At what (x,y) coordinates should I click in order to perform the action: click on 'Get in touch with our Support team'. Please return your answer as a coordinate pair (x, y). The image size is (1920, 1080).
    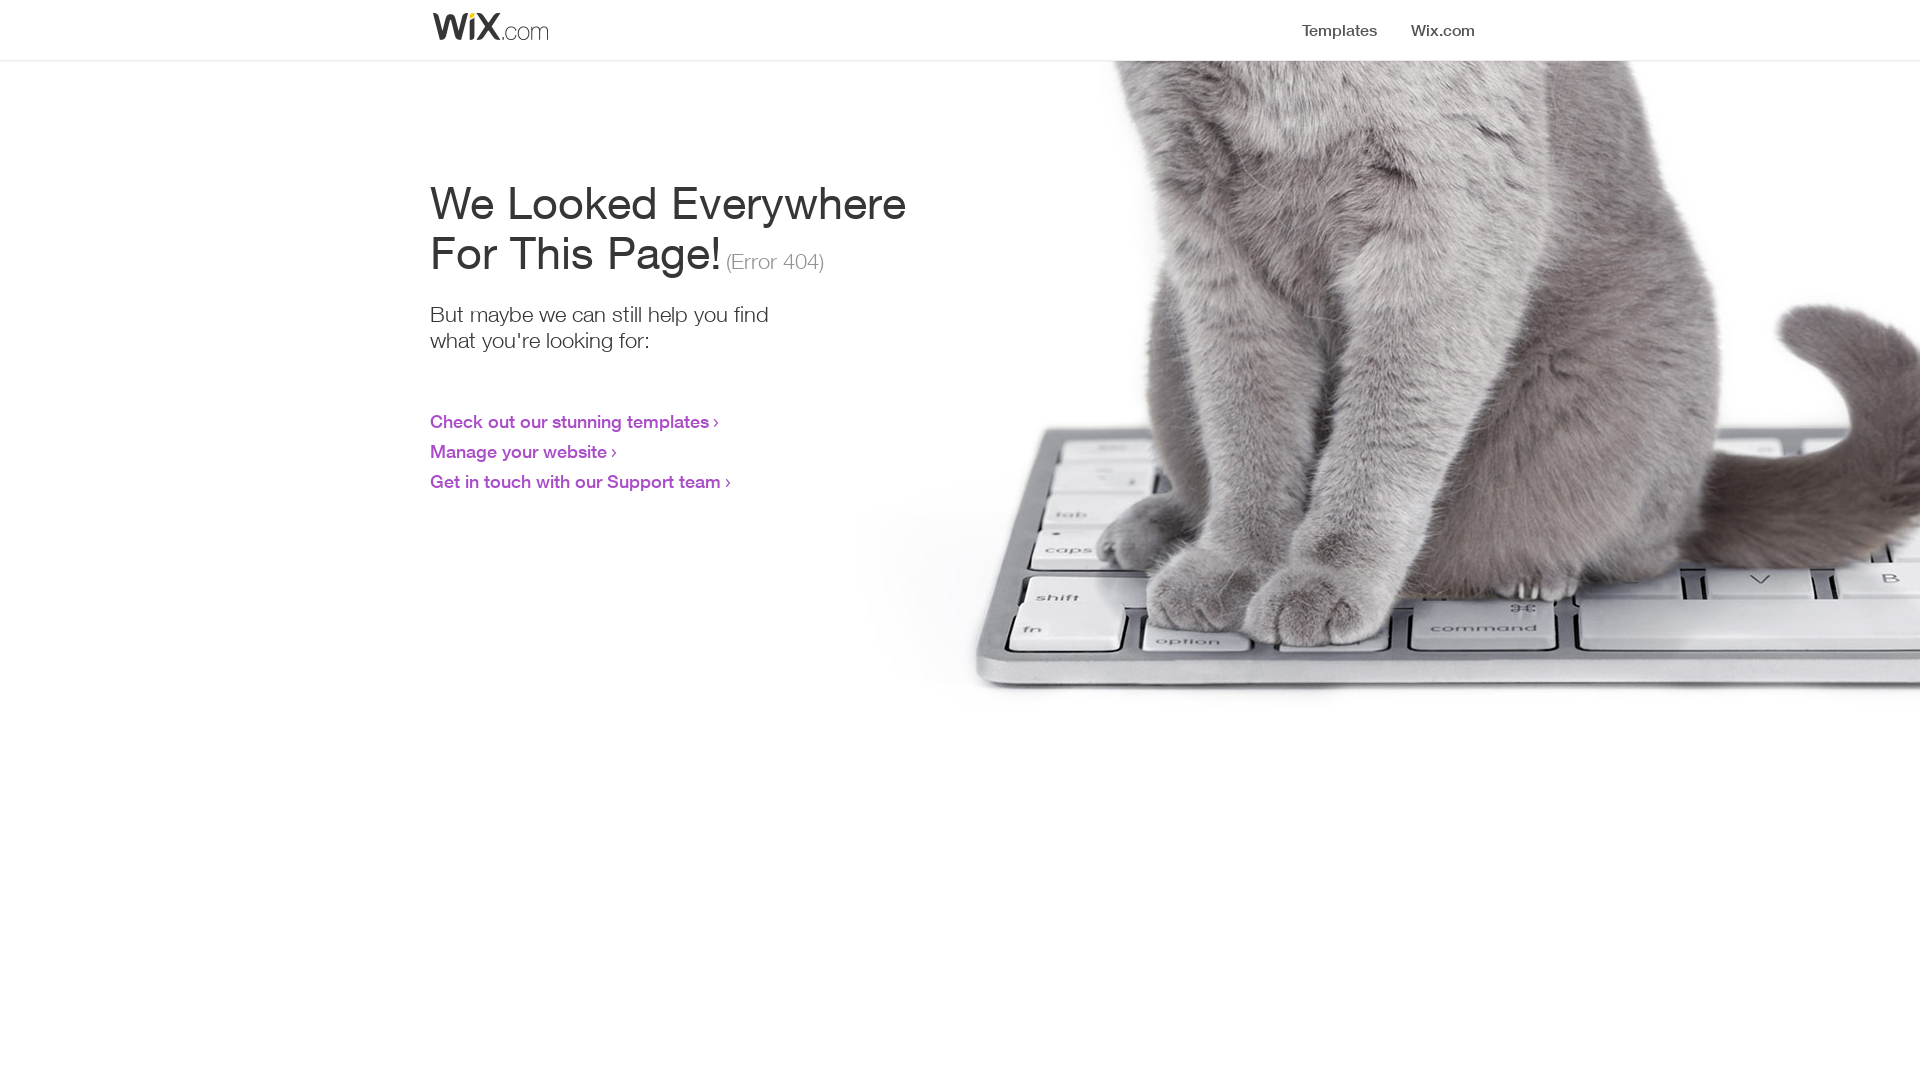
    Looking at the image, I should click on (574, 481).